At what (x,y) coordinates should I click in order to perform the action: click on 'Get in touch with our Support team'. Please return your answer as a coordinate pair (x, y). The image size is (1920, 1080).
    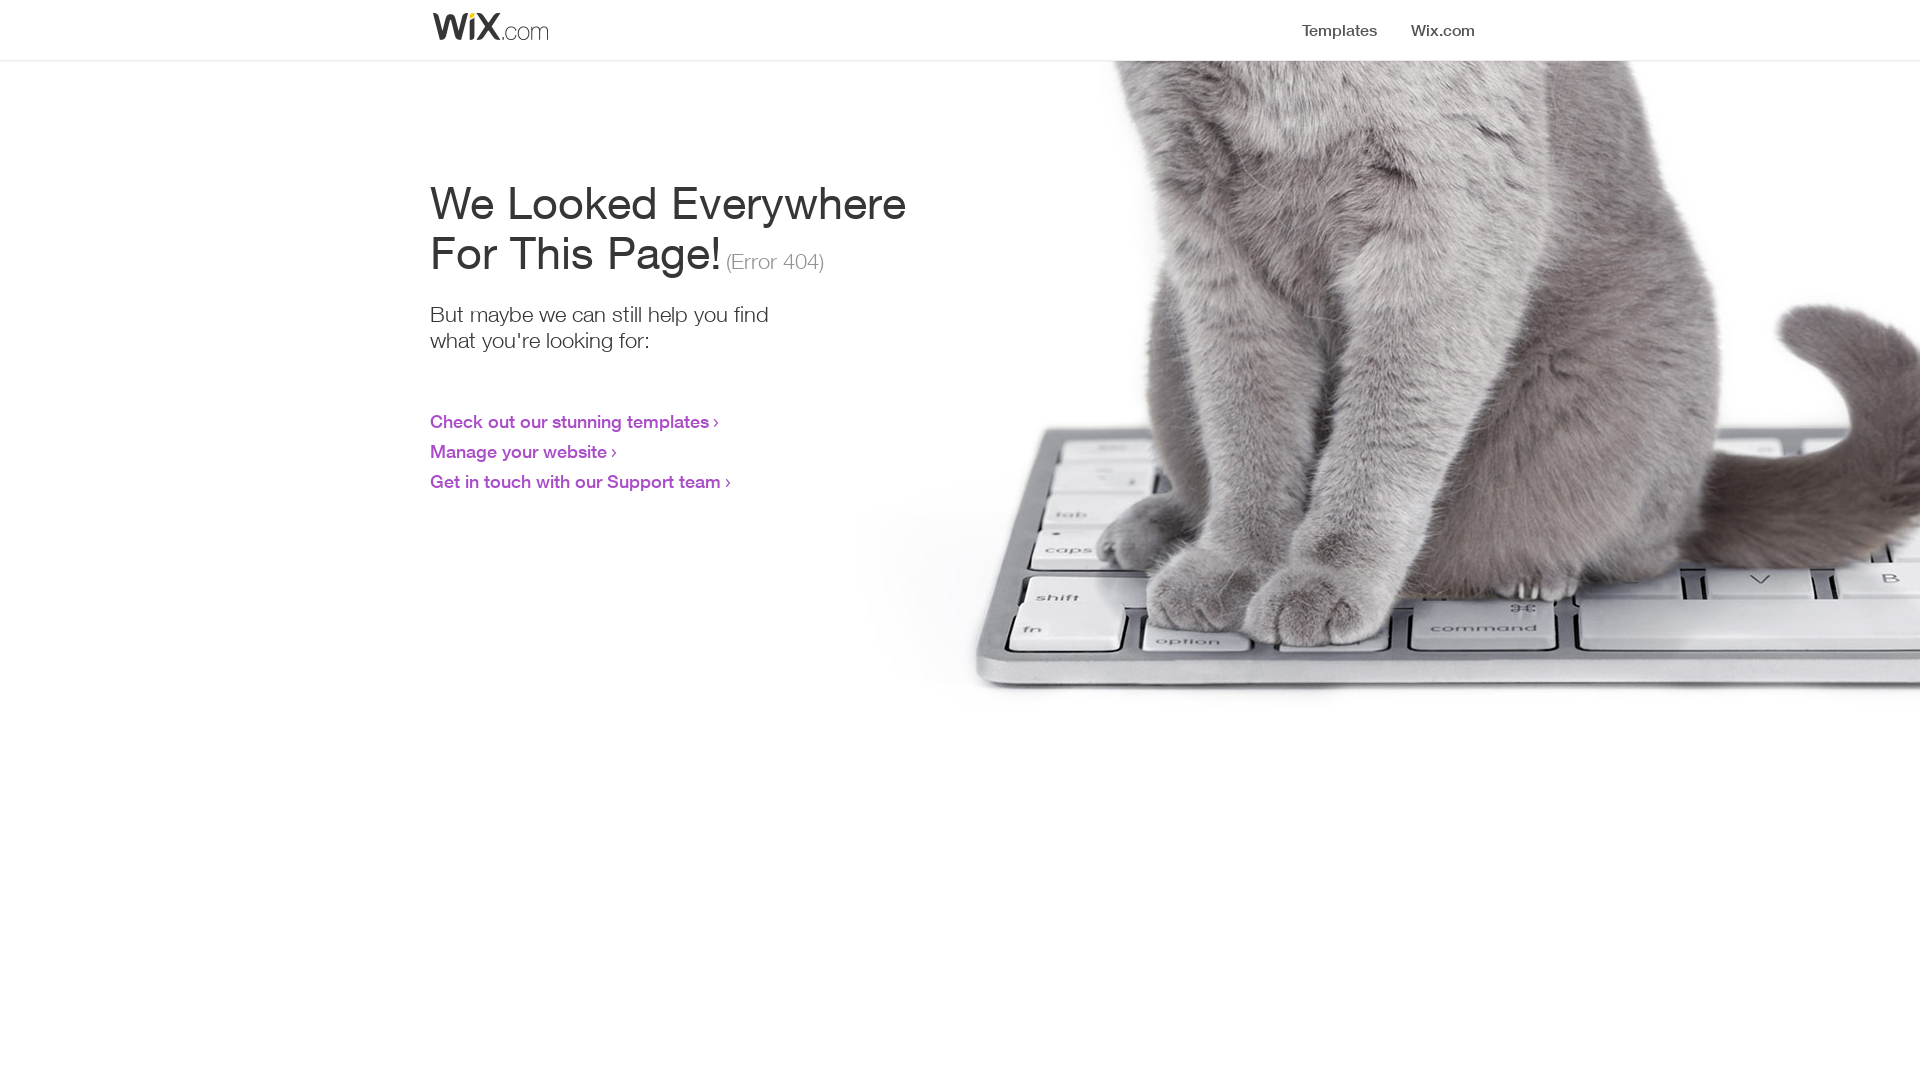
    Looking at the image, I should click on (574, 481).